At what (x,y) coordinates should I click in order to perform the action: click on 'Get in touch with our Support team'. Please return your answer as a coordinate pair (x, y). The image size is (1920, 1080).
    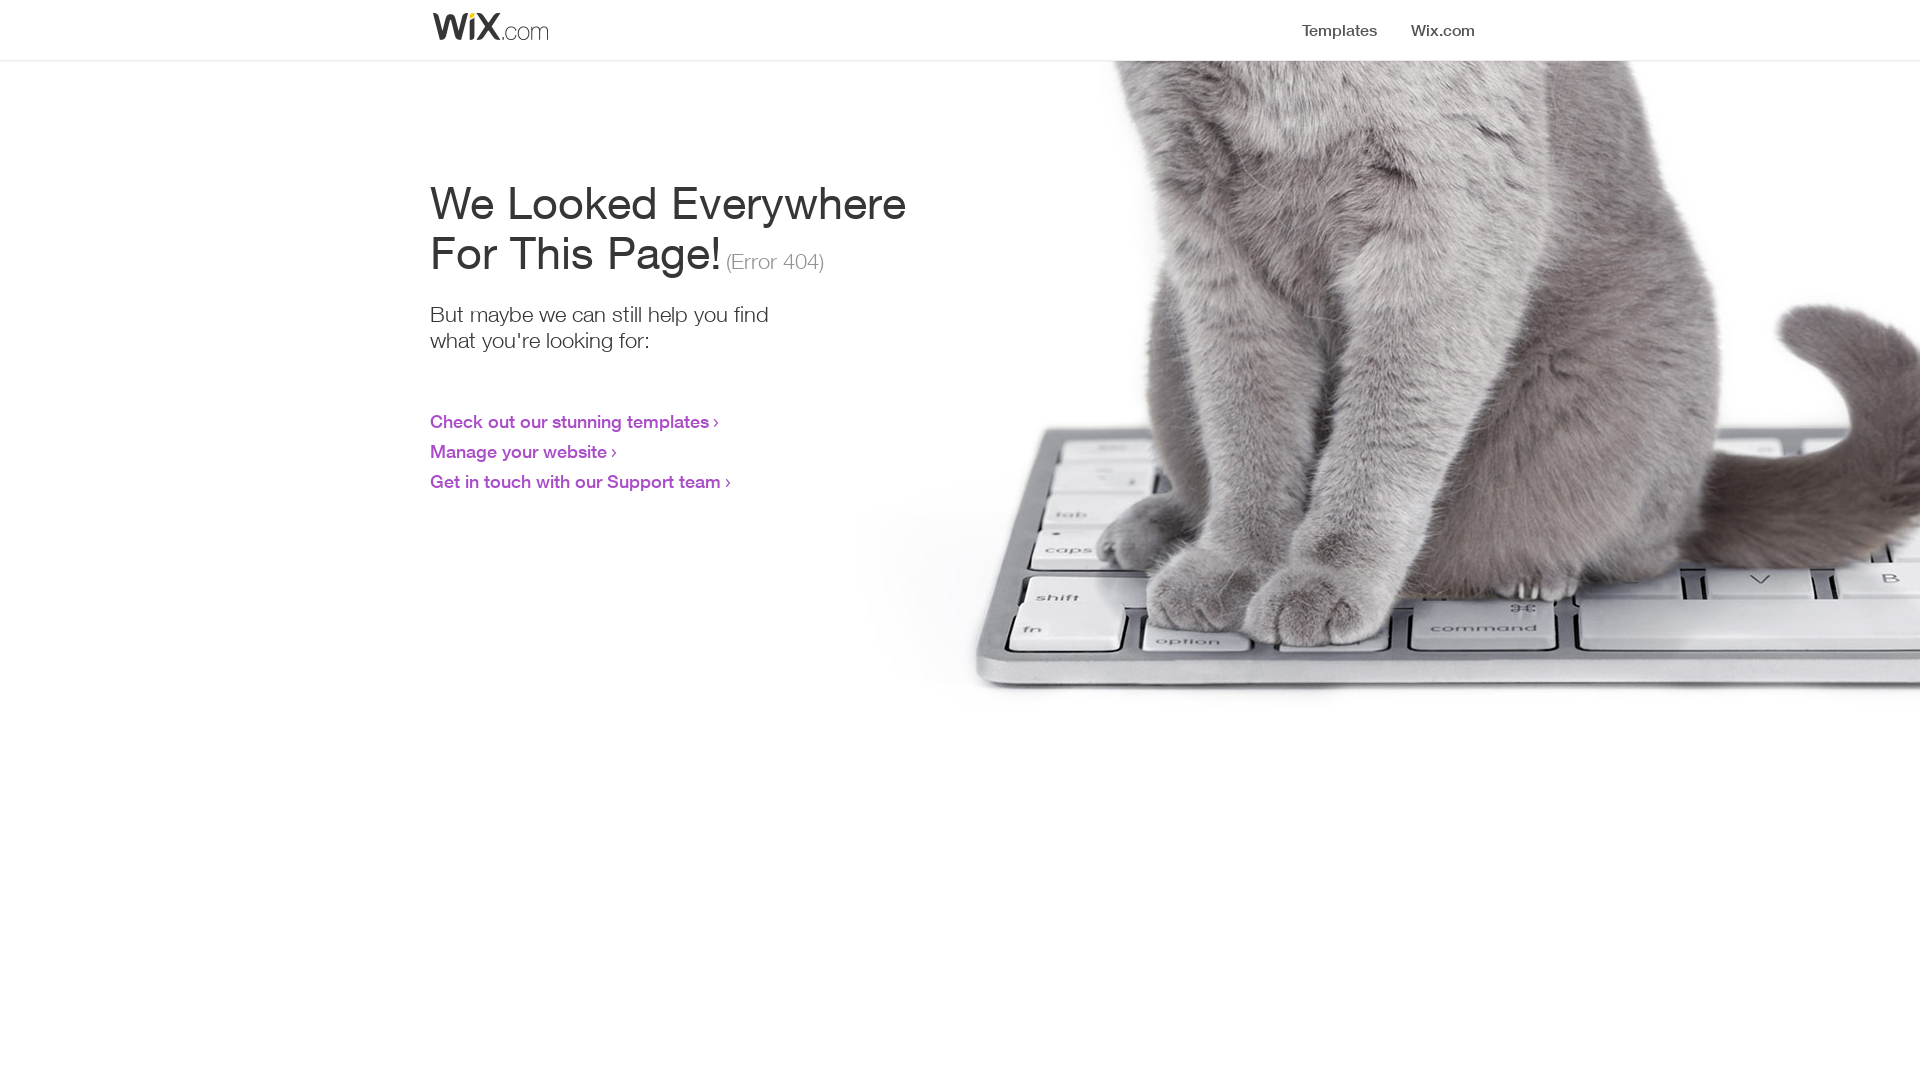
    Looking at the image, I should click on (574, 481).